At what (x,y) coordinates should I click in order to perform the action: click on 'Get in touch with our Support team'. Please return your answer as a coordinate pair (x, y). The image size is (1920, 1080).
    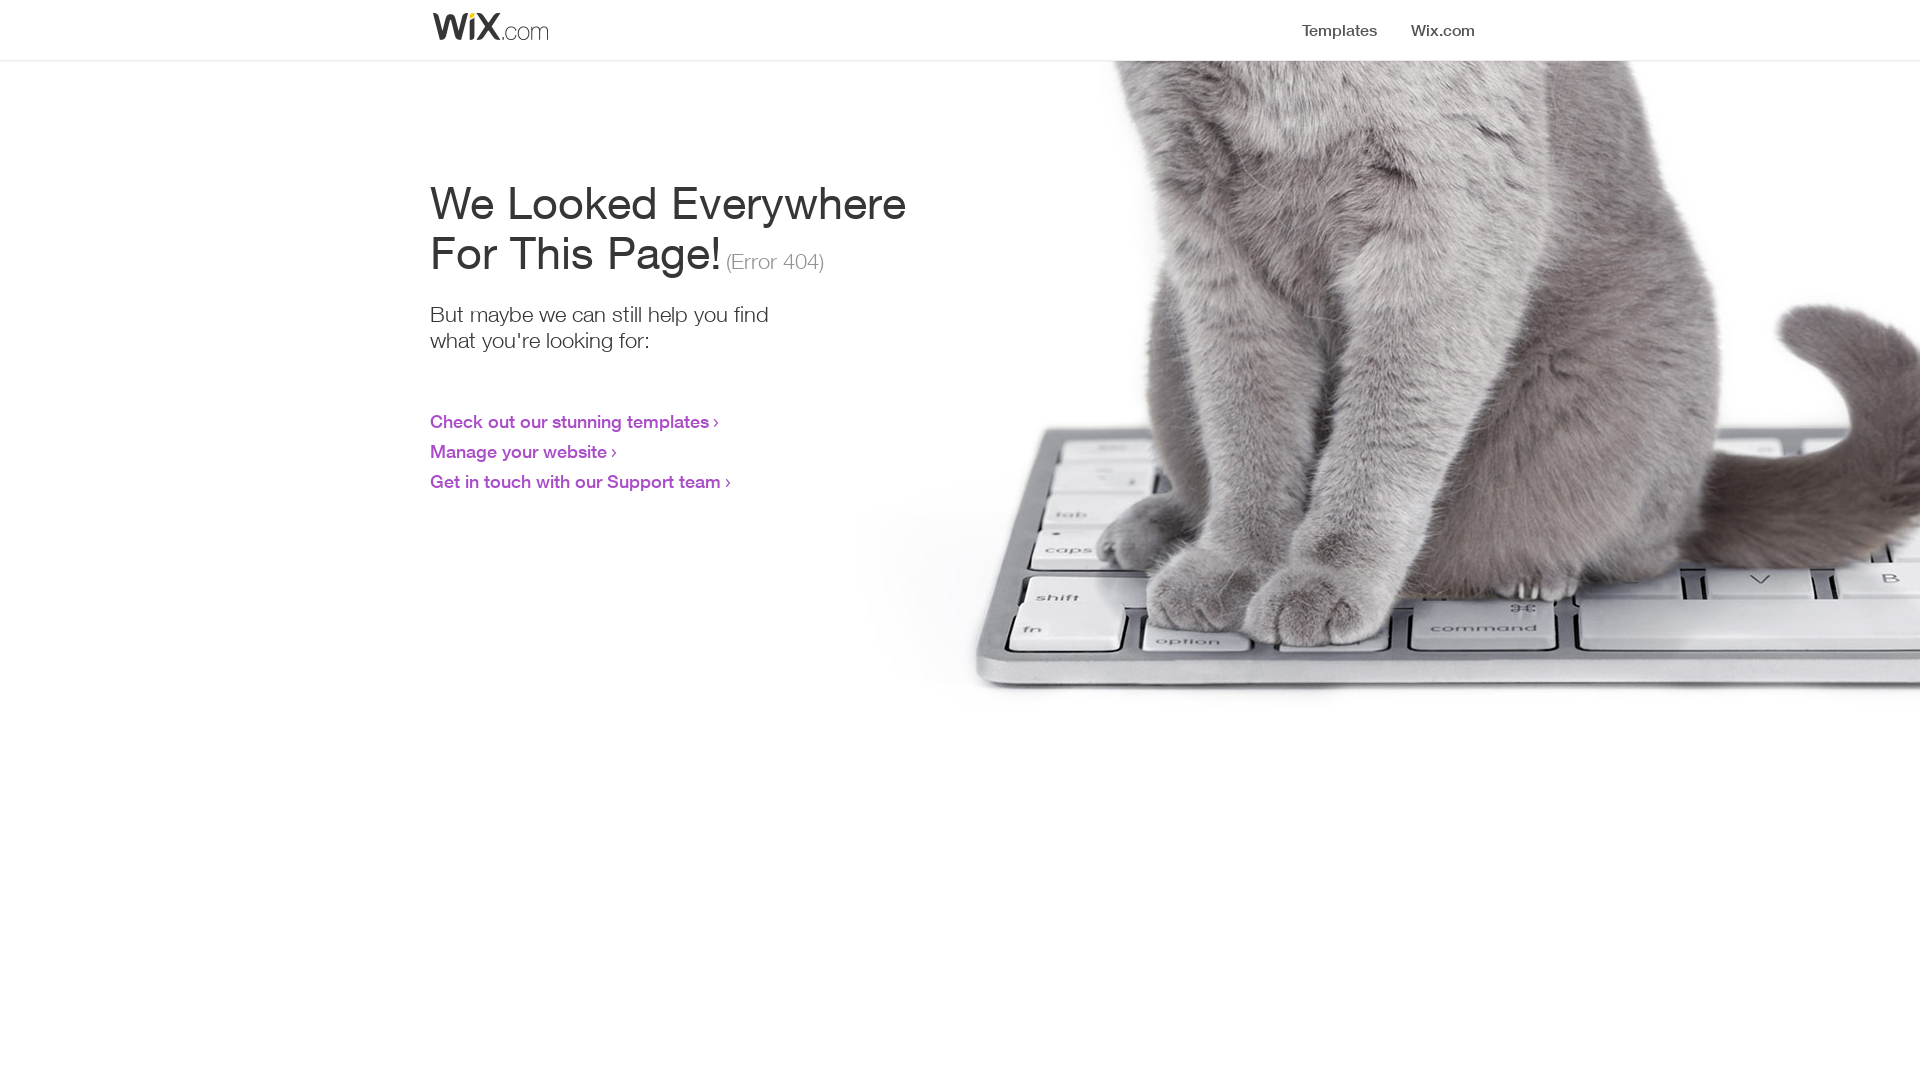
    Looking at the image, I should click on (574, 481).